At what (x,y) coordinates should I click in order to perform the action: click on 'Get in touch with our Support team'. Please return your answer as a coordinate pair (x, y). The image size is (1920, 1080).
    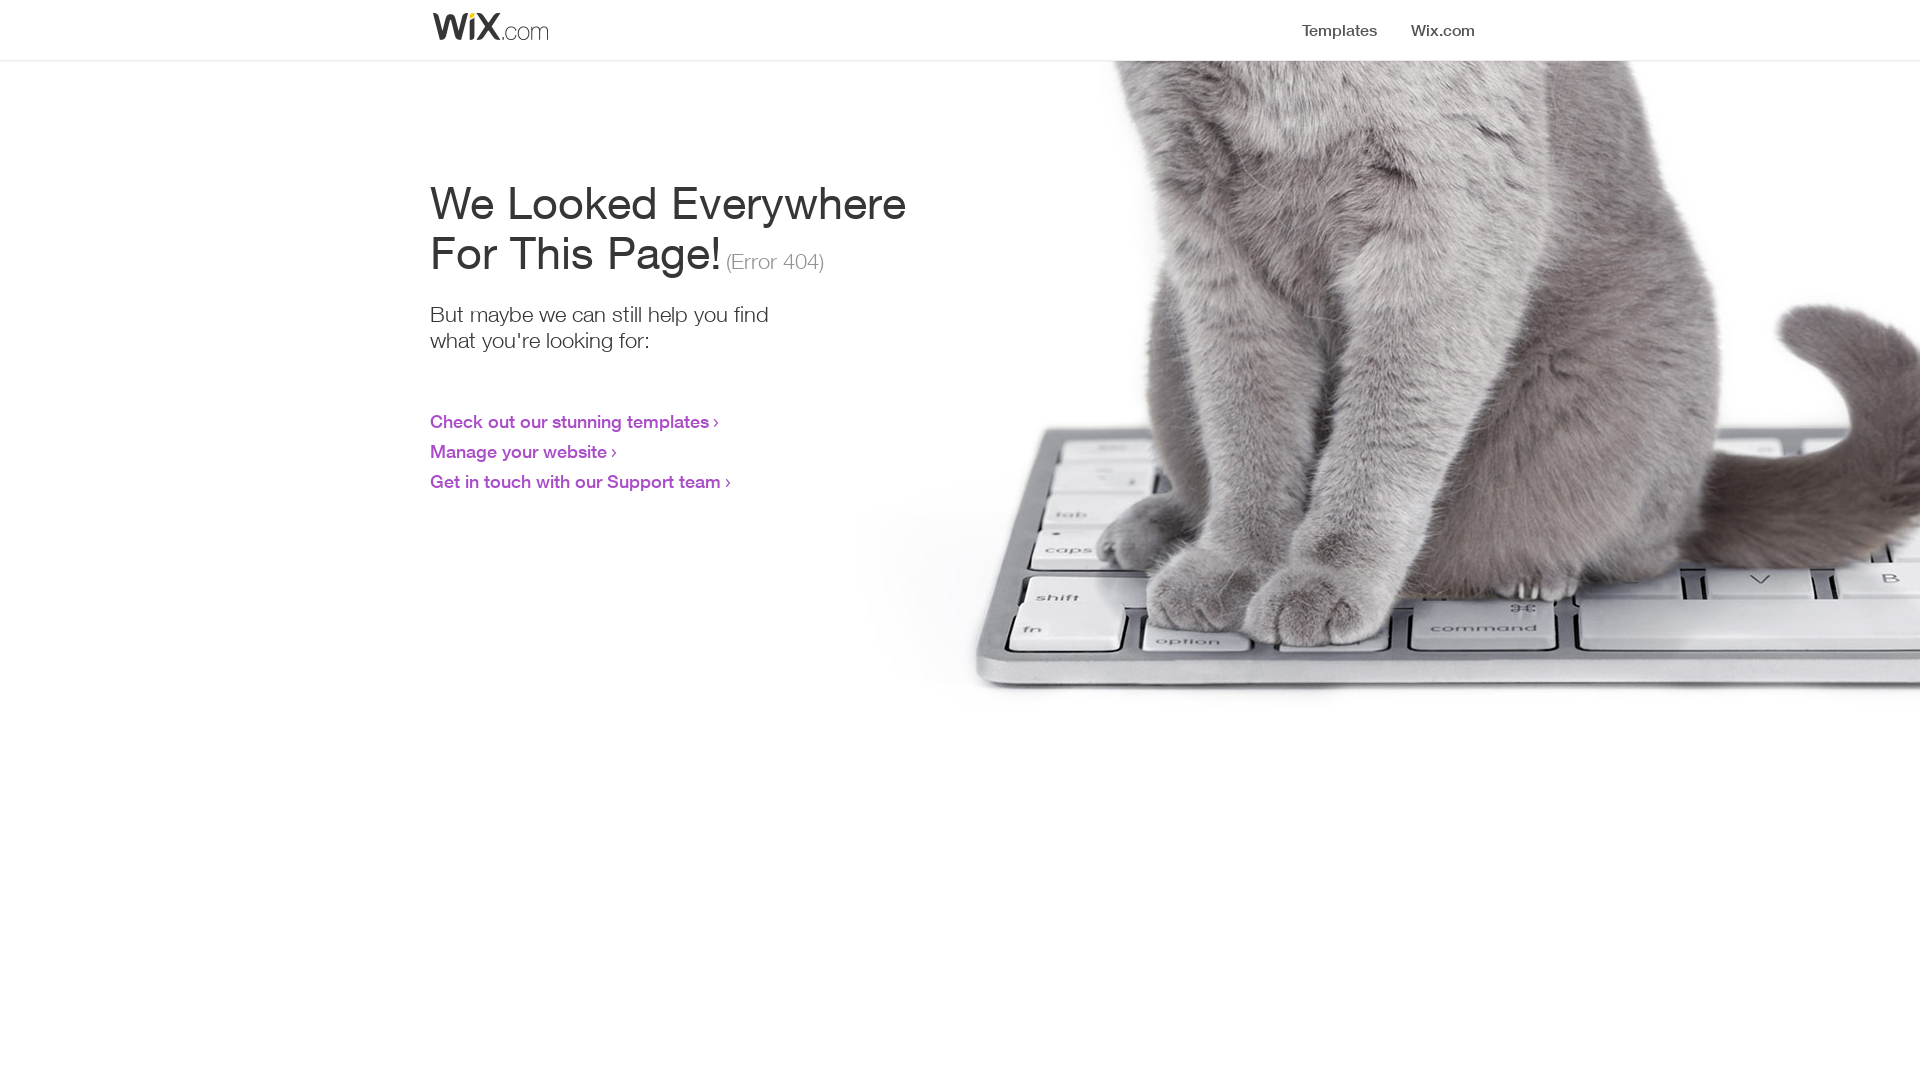
    Looking at the image, I should click on (574, 481).